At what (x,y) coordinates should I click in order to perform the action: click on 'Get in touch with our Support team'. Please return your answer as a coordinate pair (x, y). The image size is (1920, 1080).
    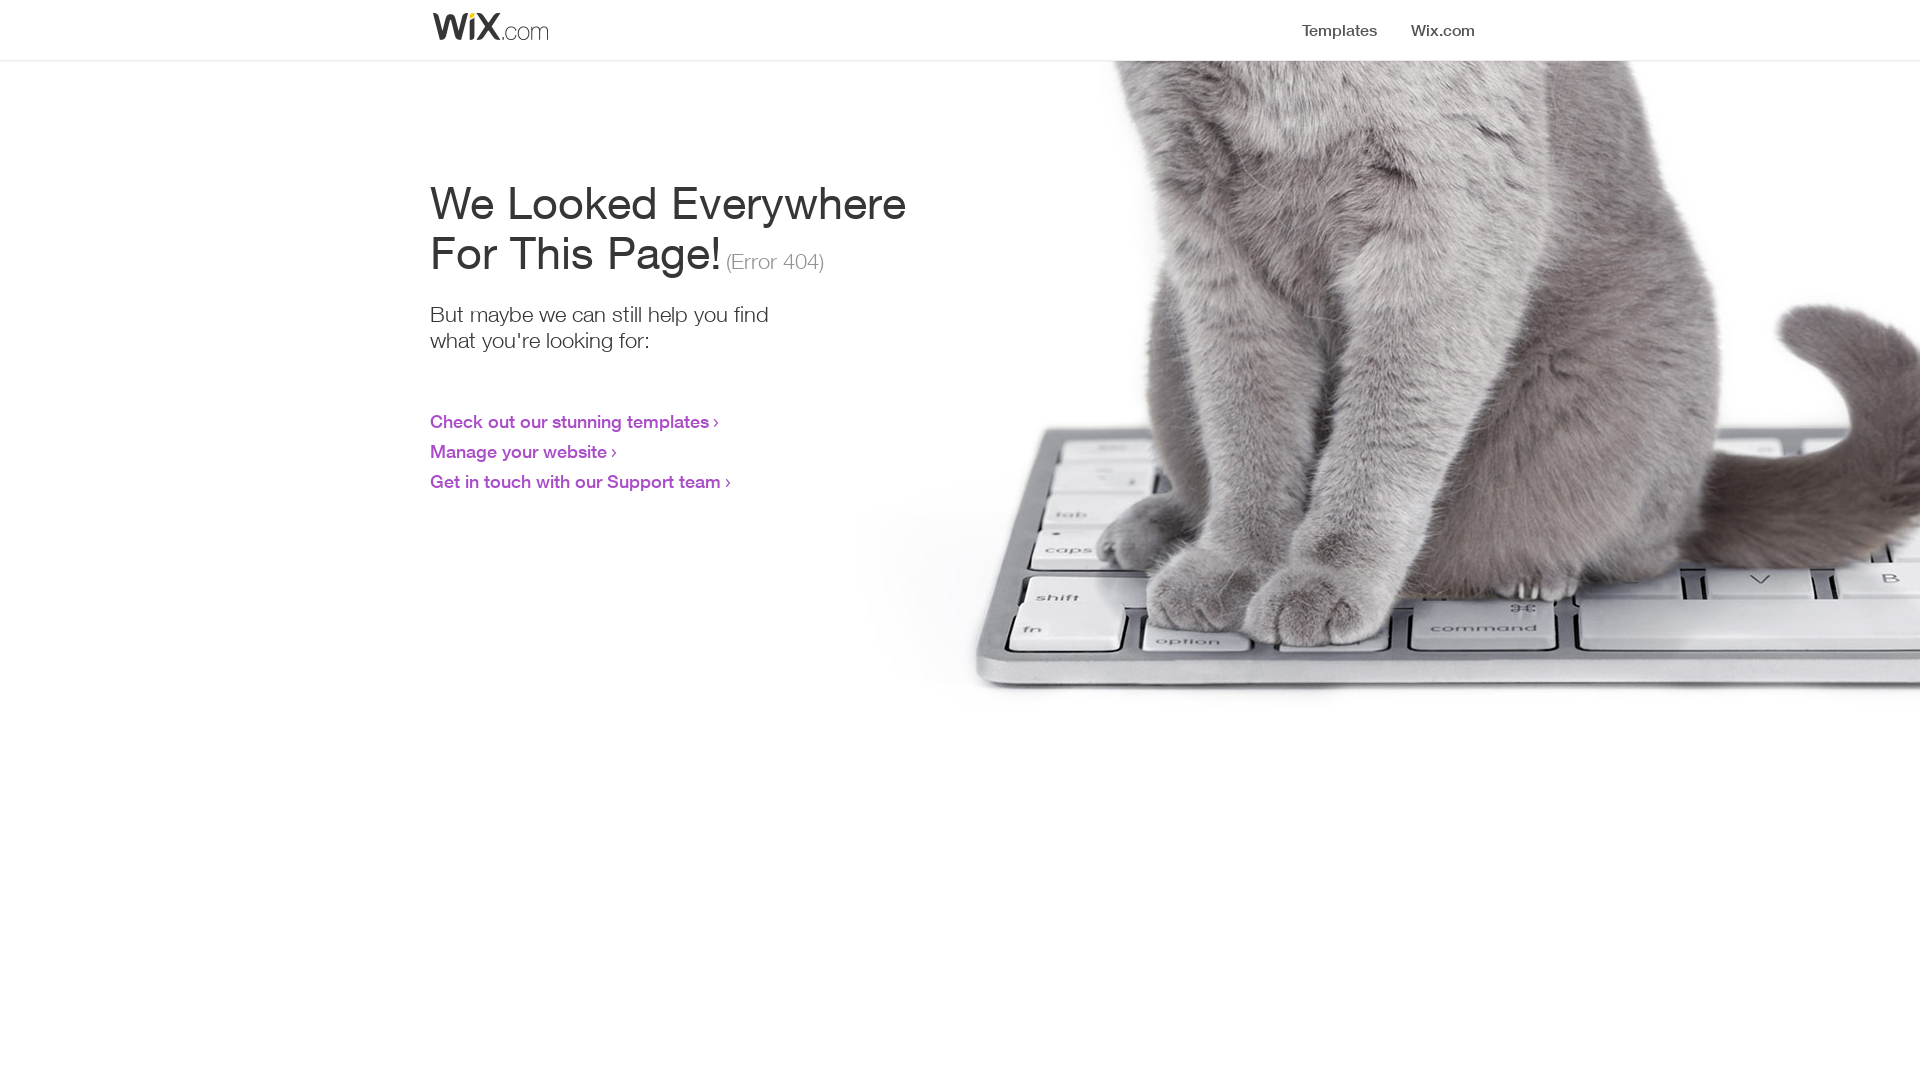
    Looking at the image, I should click on (574, 481).